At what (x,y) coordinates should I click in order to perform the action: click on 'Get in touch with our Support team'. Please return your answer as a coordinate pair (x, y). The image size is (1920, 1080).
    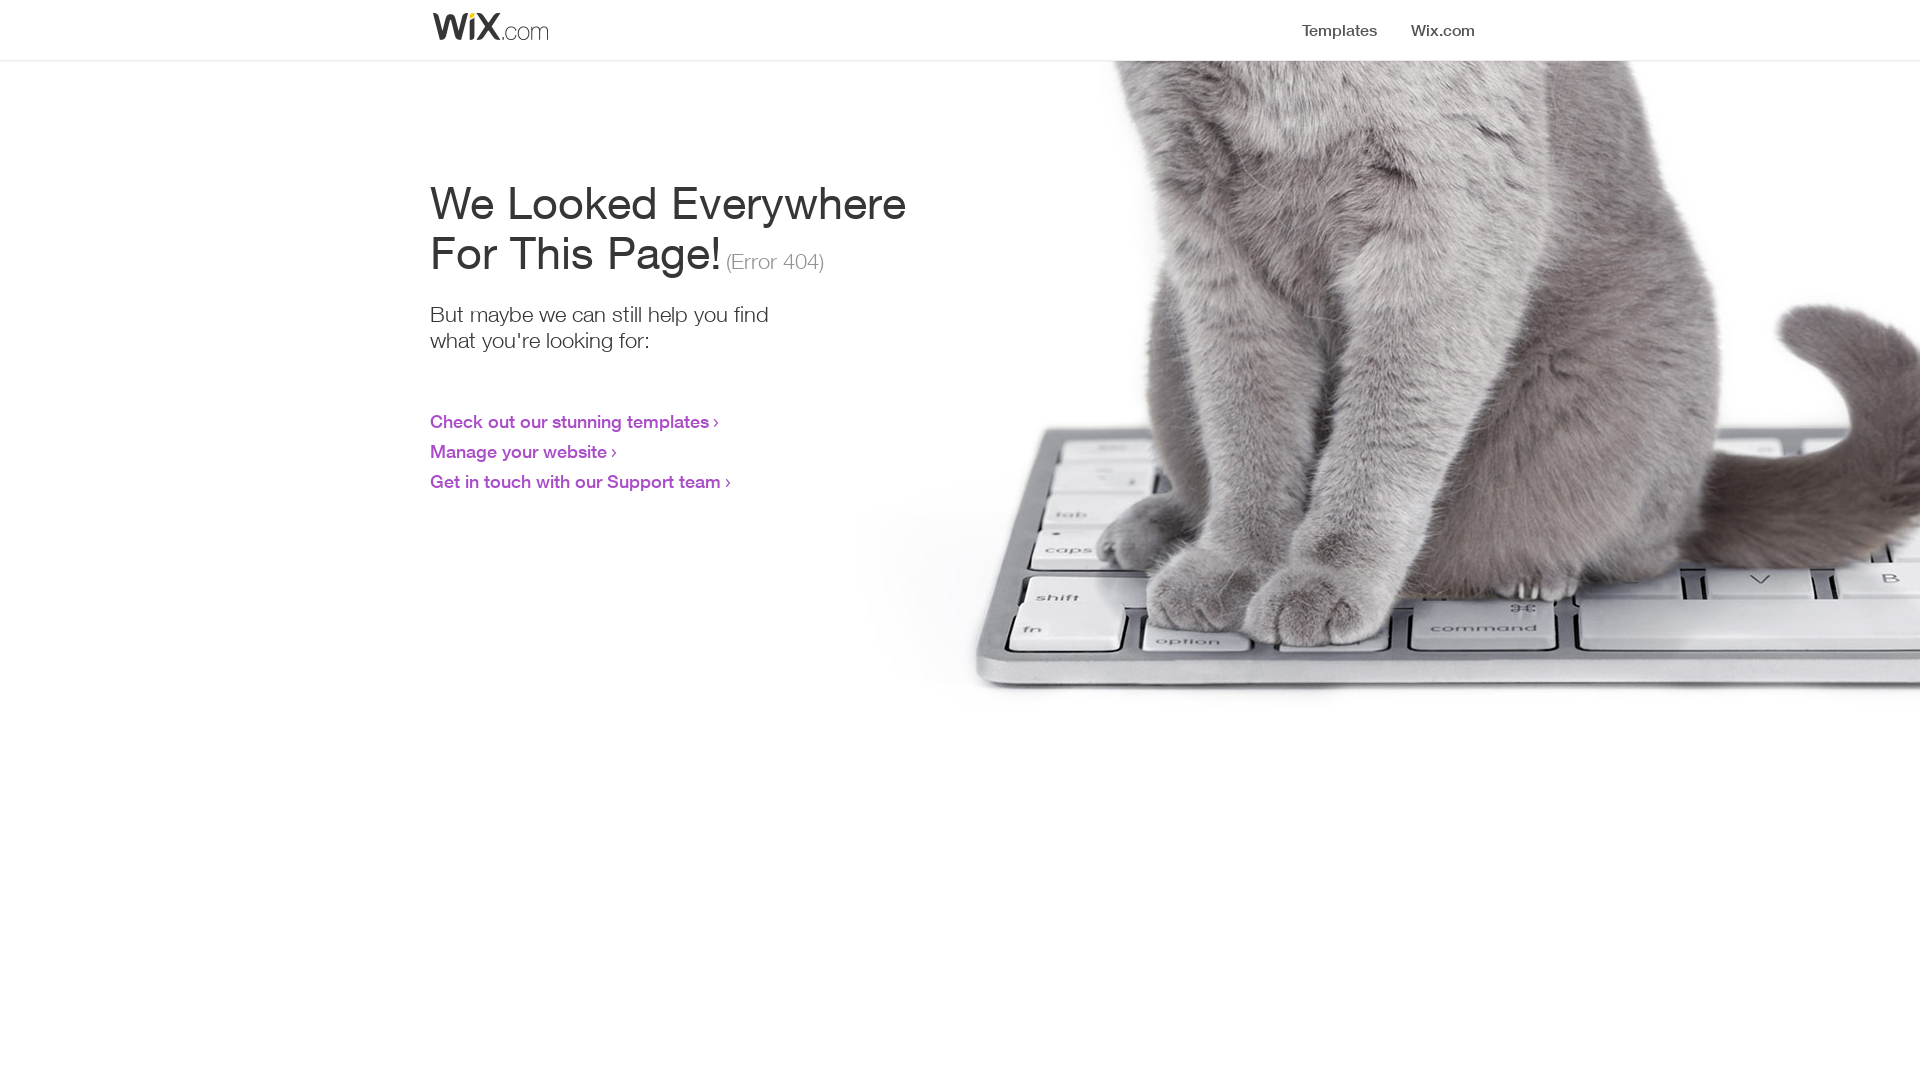
    Looking at the image, I should click on (574, 481).